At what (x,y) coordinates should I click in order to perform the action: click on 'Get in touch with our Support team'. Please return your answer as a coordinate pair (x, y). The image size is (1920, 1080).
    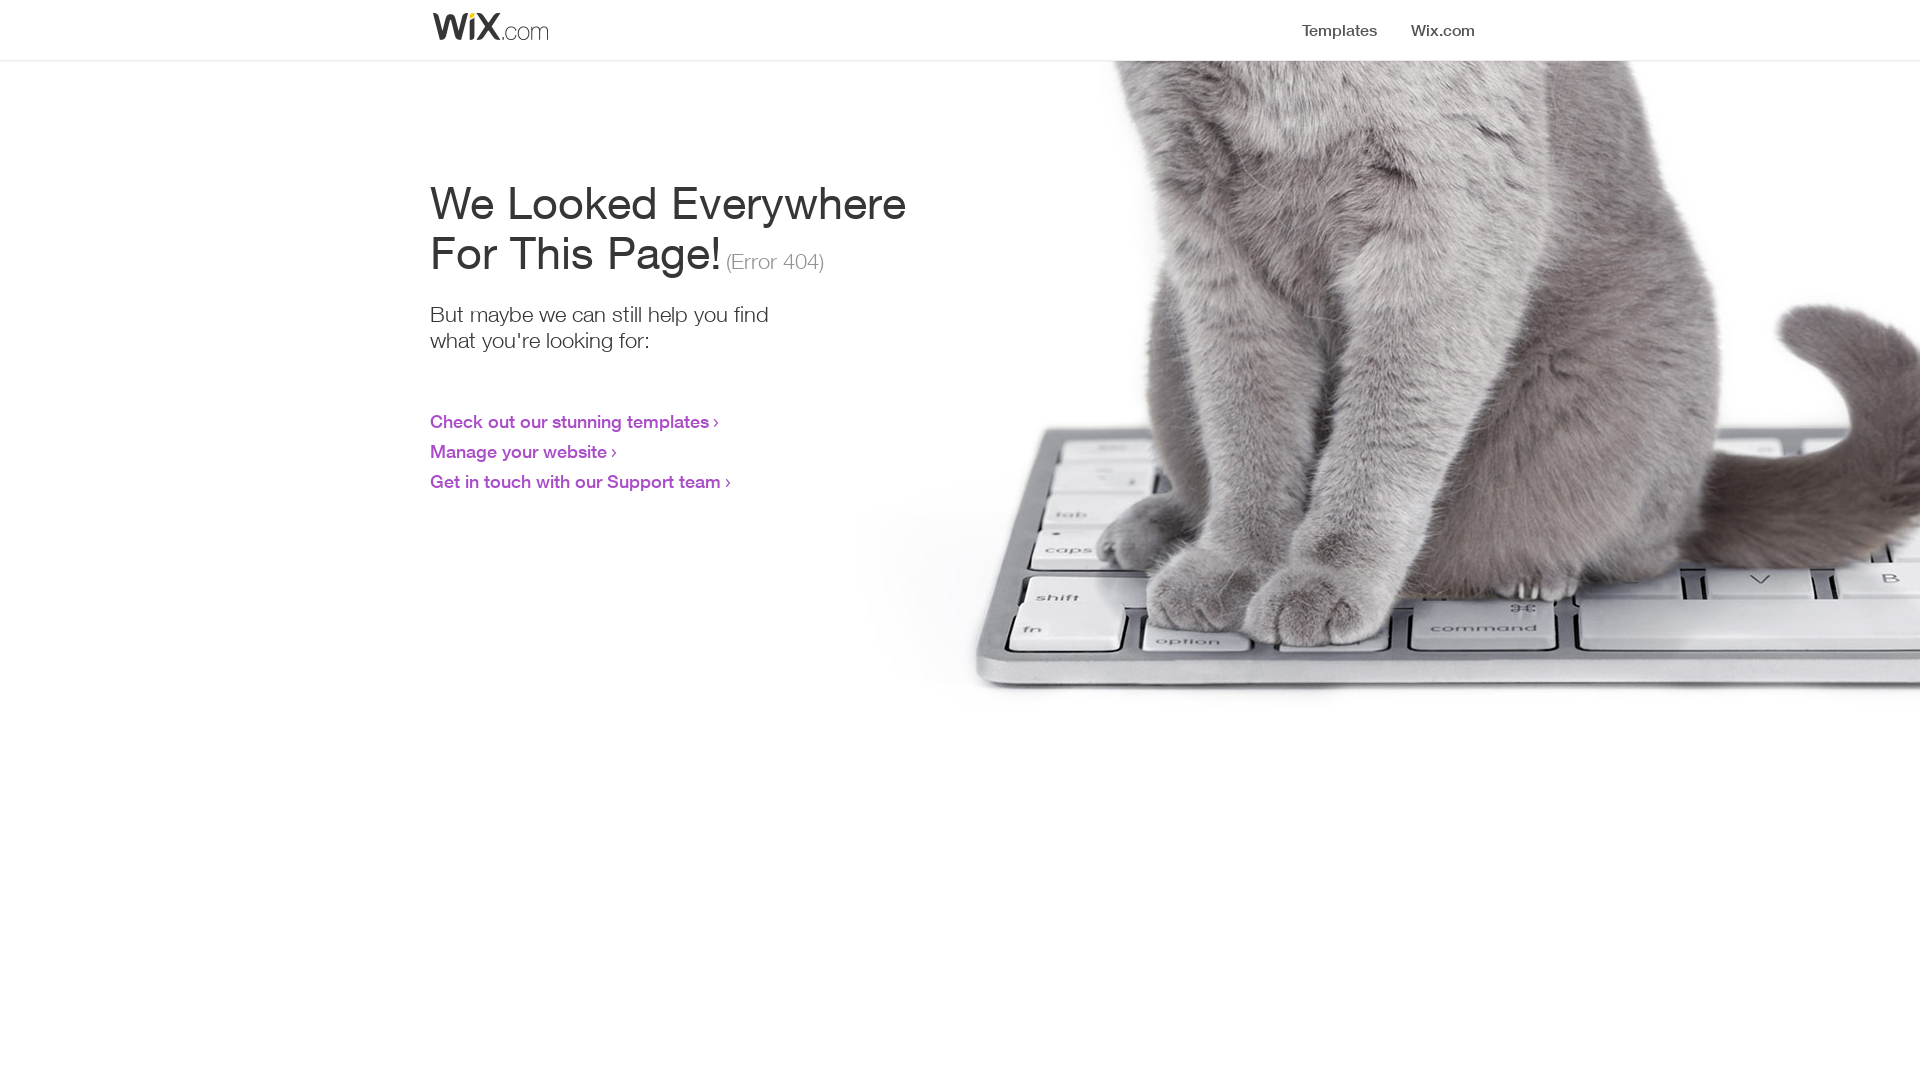
    Looking at the image, I should click on (574, 481).